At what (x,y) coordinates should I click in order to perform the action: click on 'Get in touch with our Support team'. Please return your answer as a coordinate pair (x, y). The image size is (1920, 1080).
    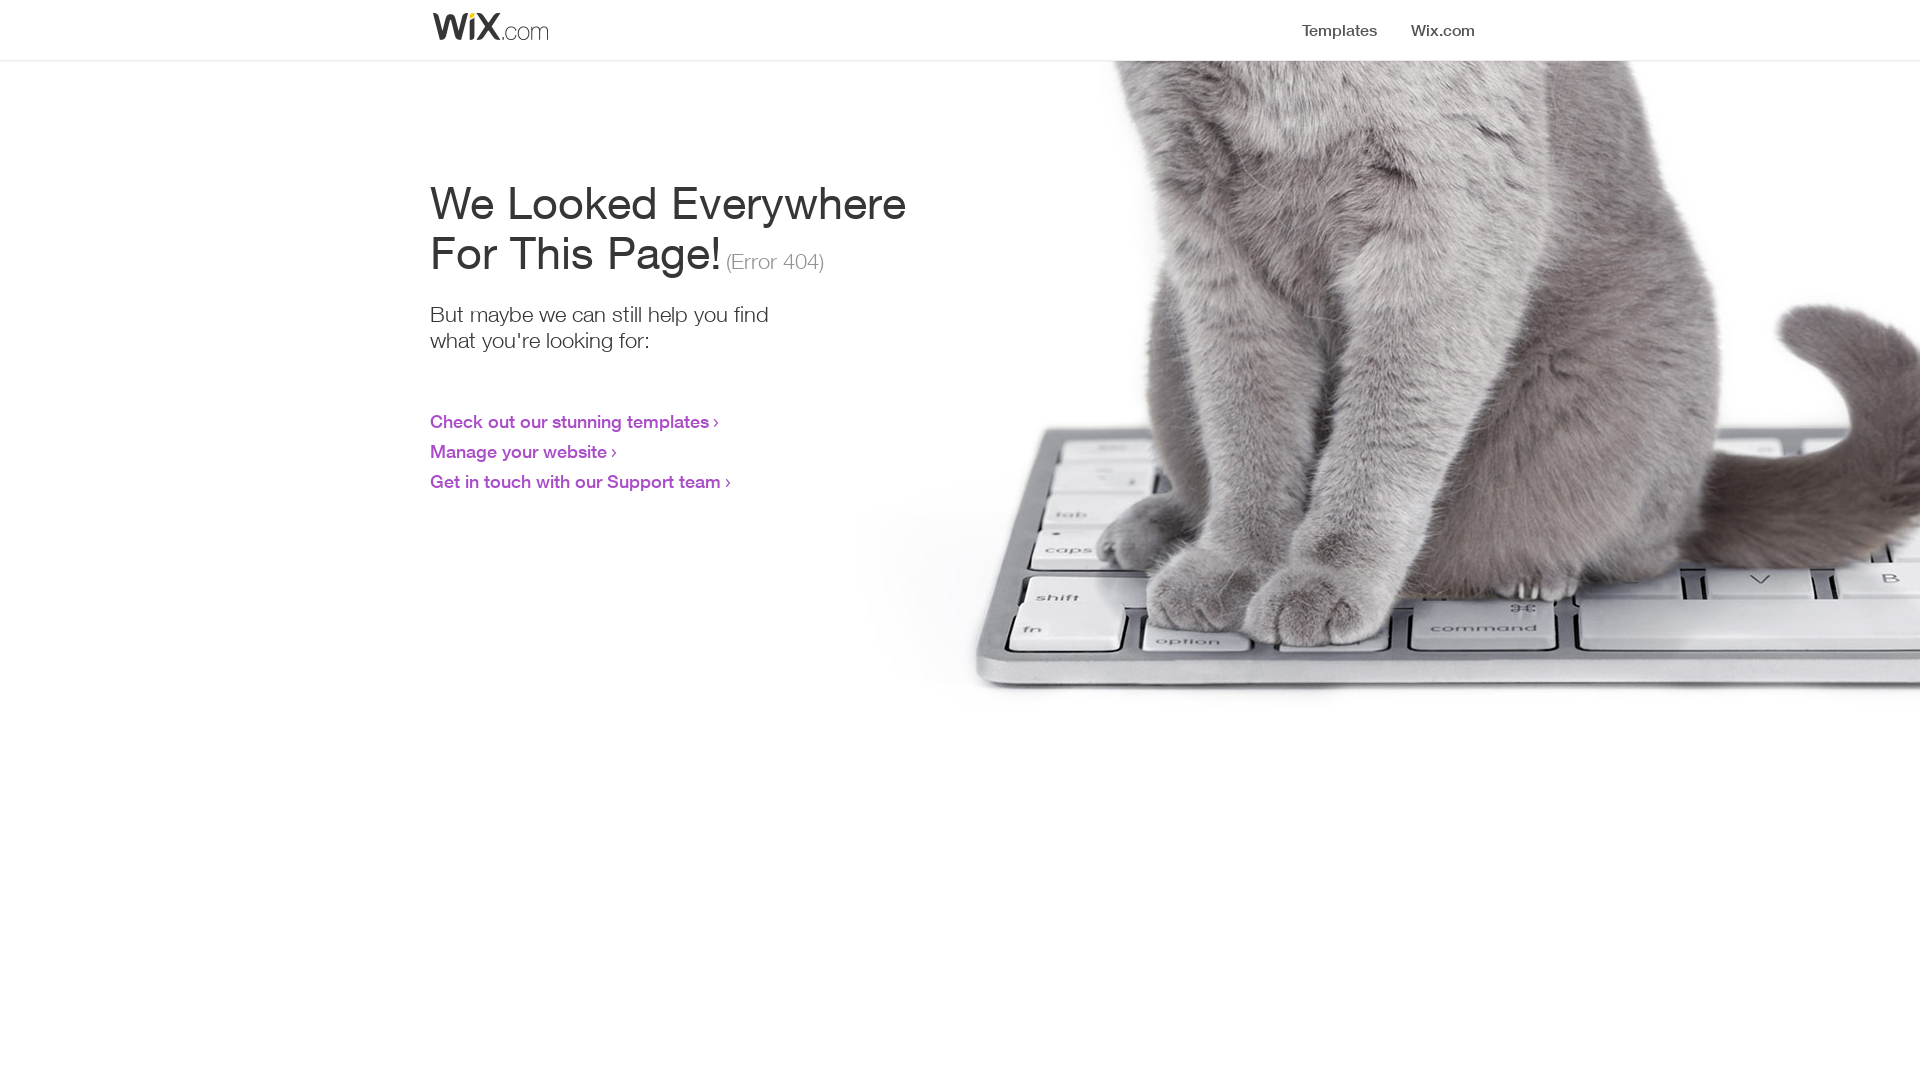
    Looking at the image, I should click on (574, 481).